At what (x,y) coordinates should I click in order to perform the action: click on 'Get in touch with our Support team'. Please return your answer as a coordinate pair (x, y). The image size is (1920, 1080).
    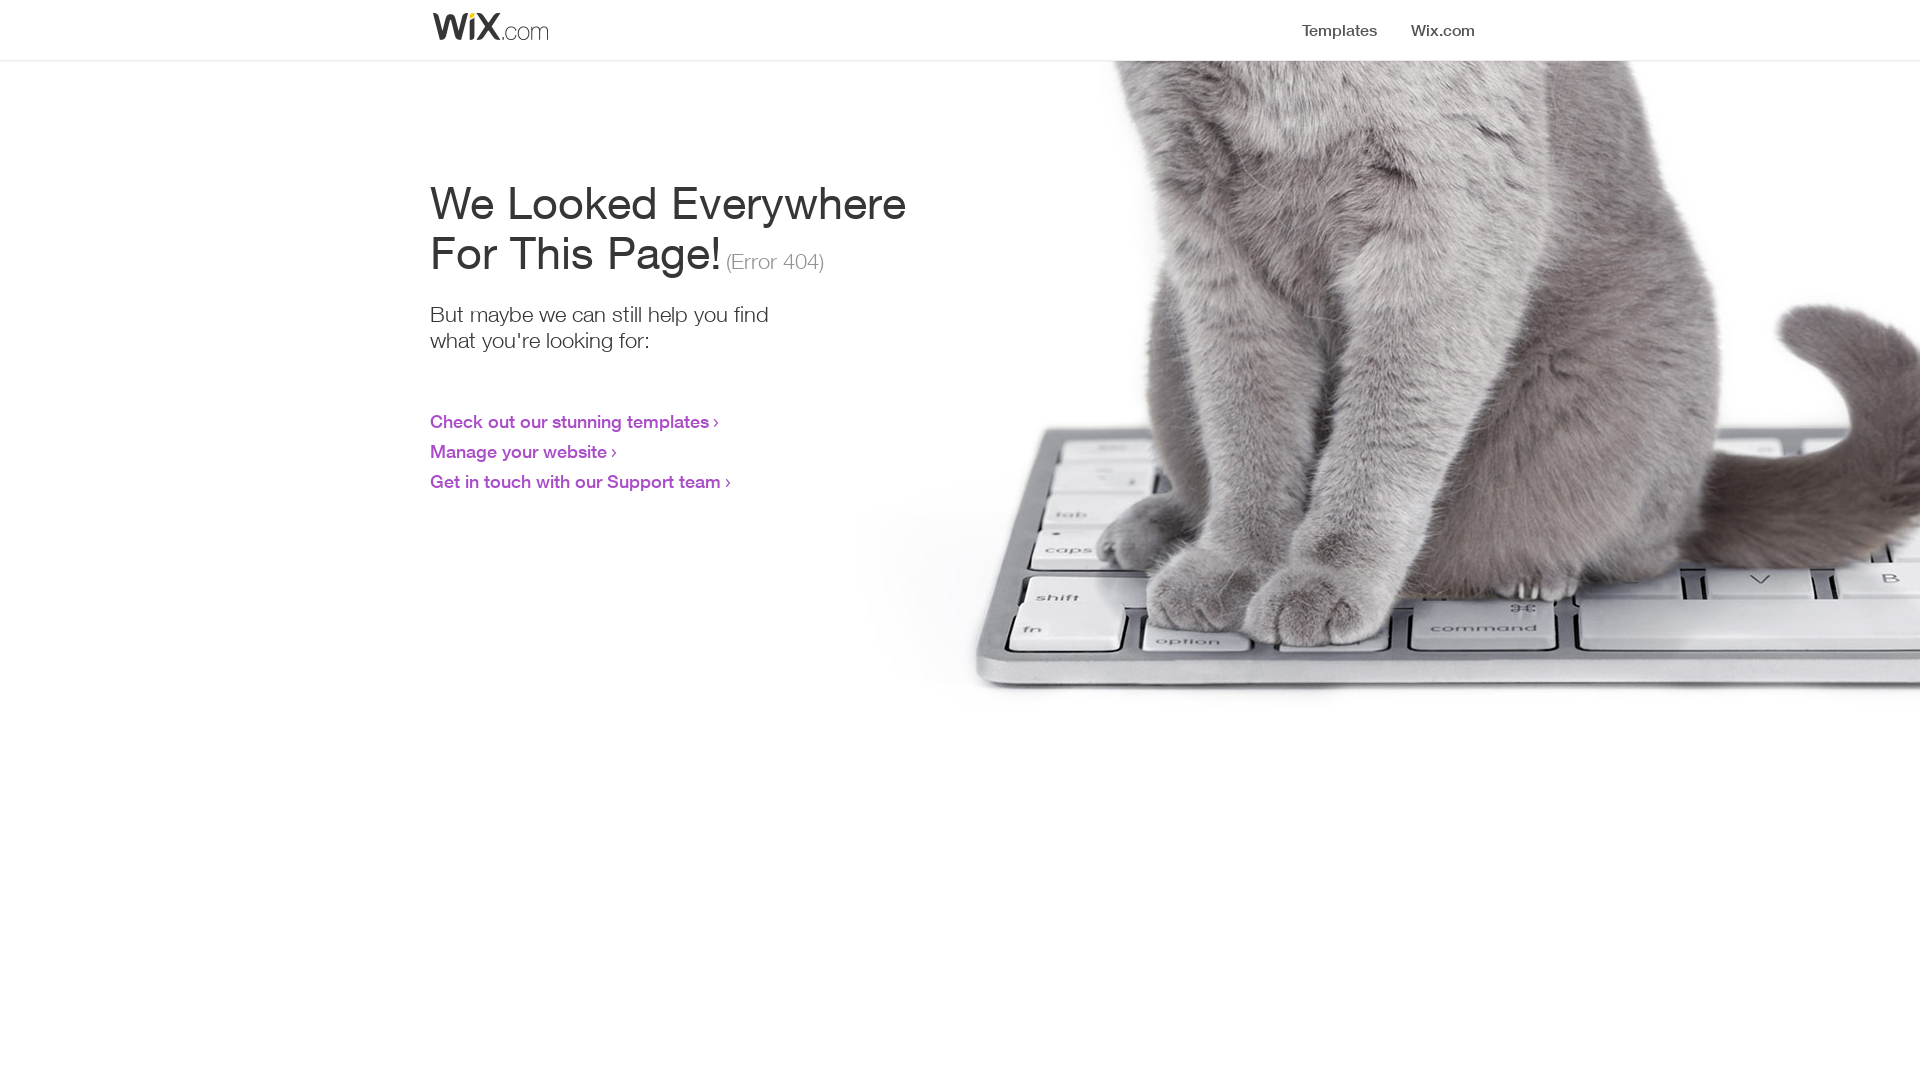
    Looking at the image, I should click on (574, 481).